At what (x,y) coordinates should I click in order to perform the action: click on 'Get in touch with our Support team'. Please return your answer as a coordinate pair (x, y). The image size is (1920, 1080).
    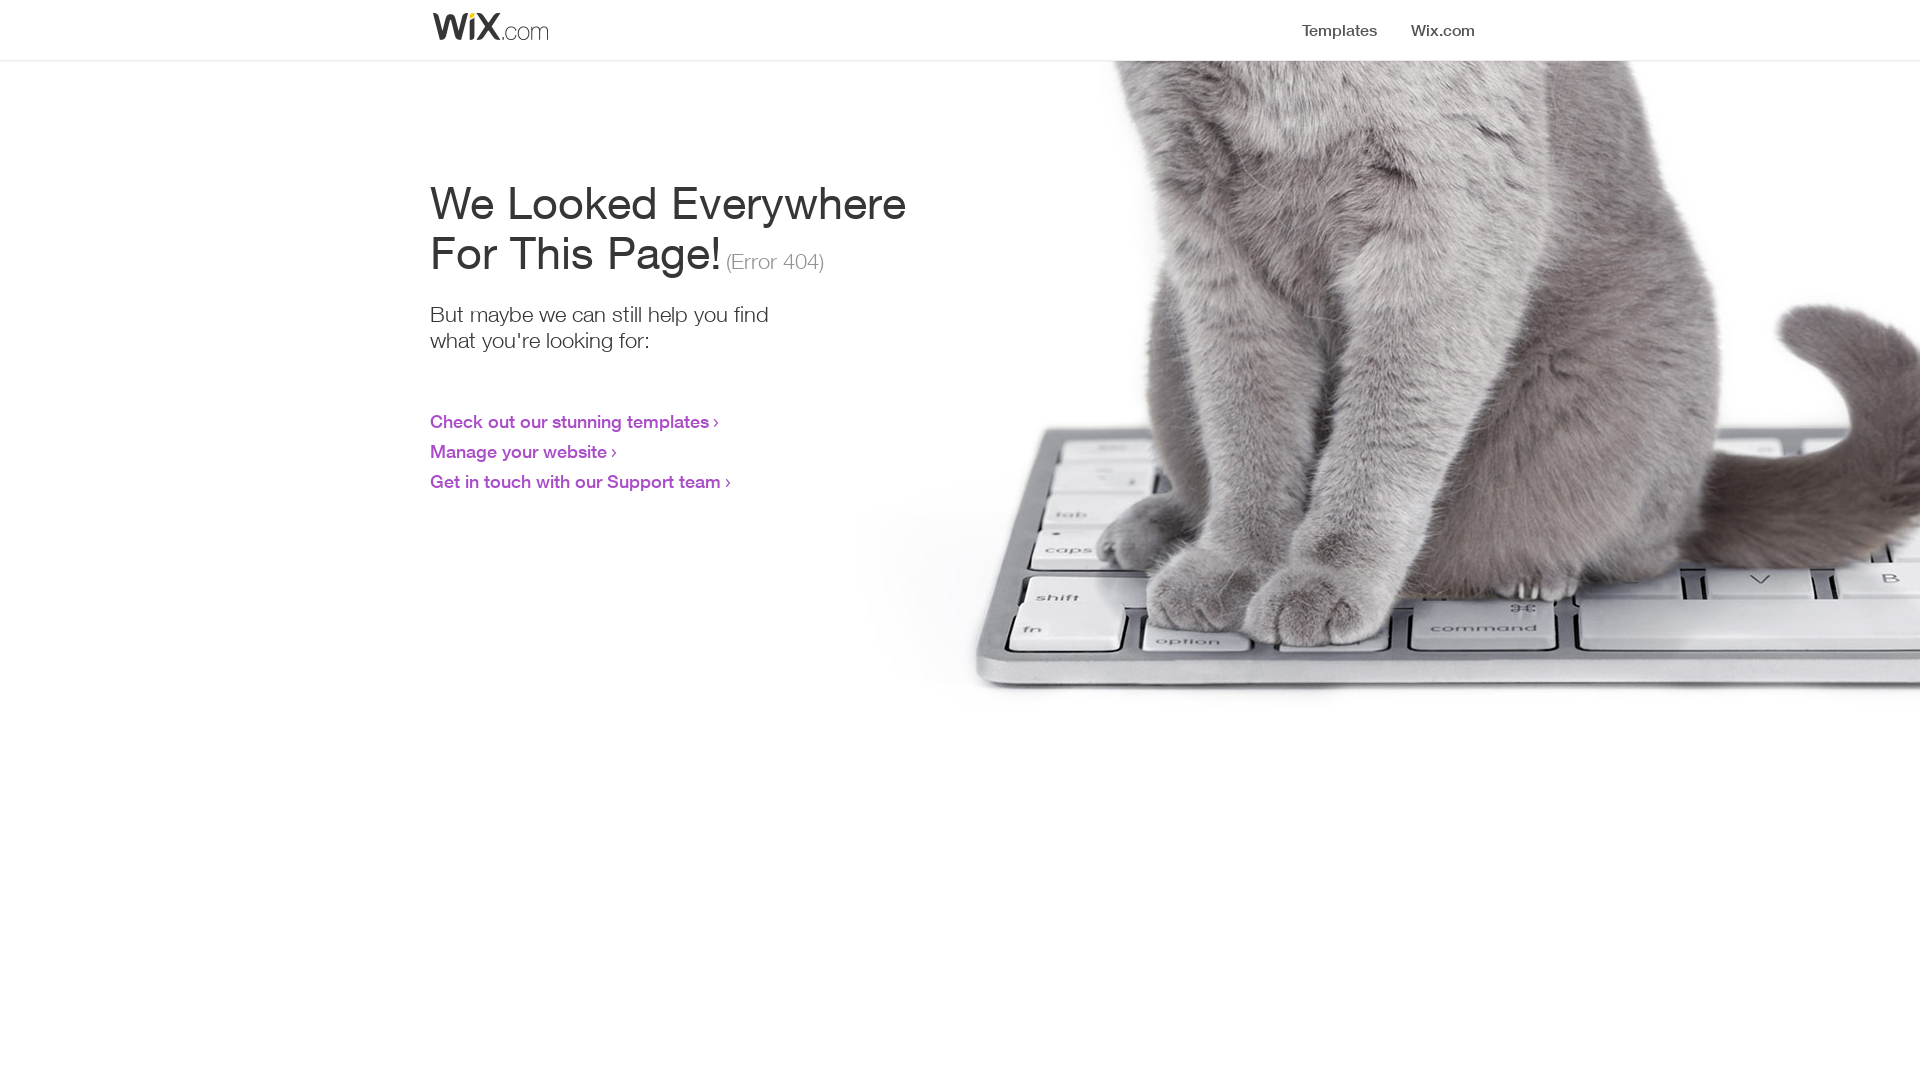
    Looking at the image, I should click on (574, 481).